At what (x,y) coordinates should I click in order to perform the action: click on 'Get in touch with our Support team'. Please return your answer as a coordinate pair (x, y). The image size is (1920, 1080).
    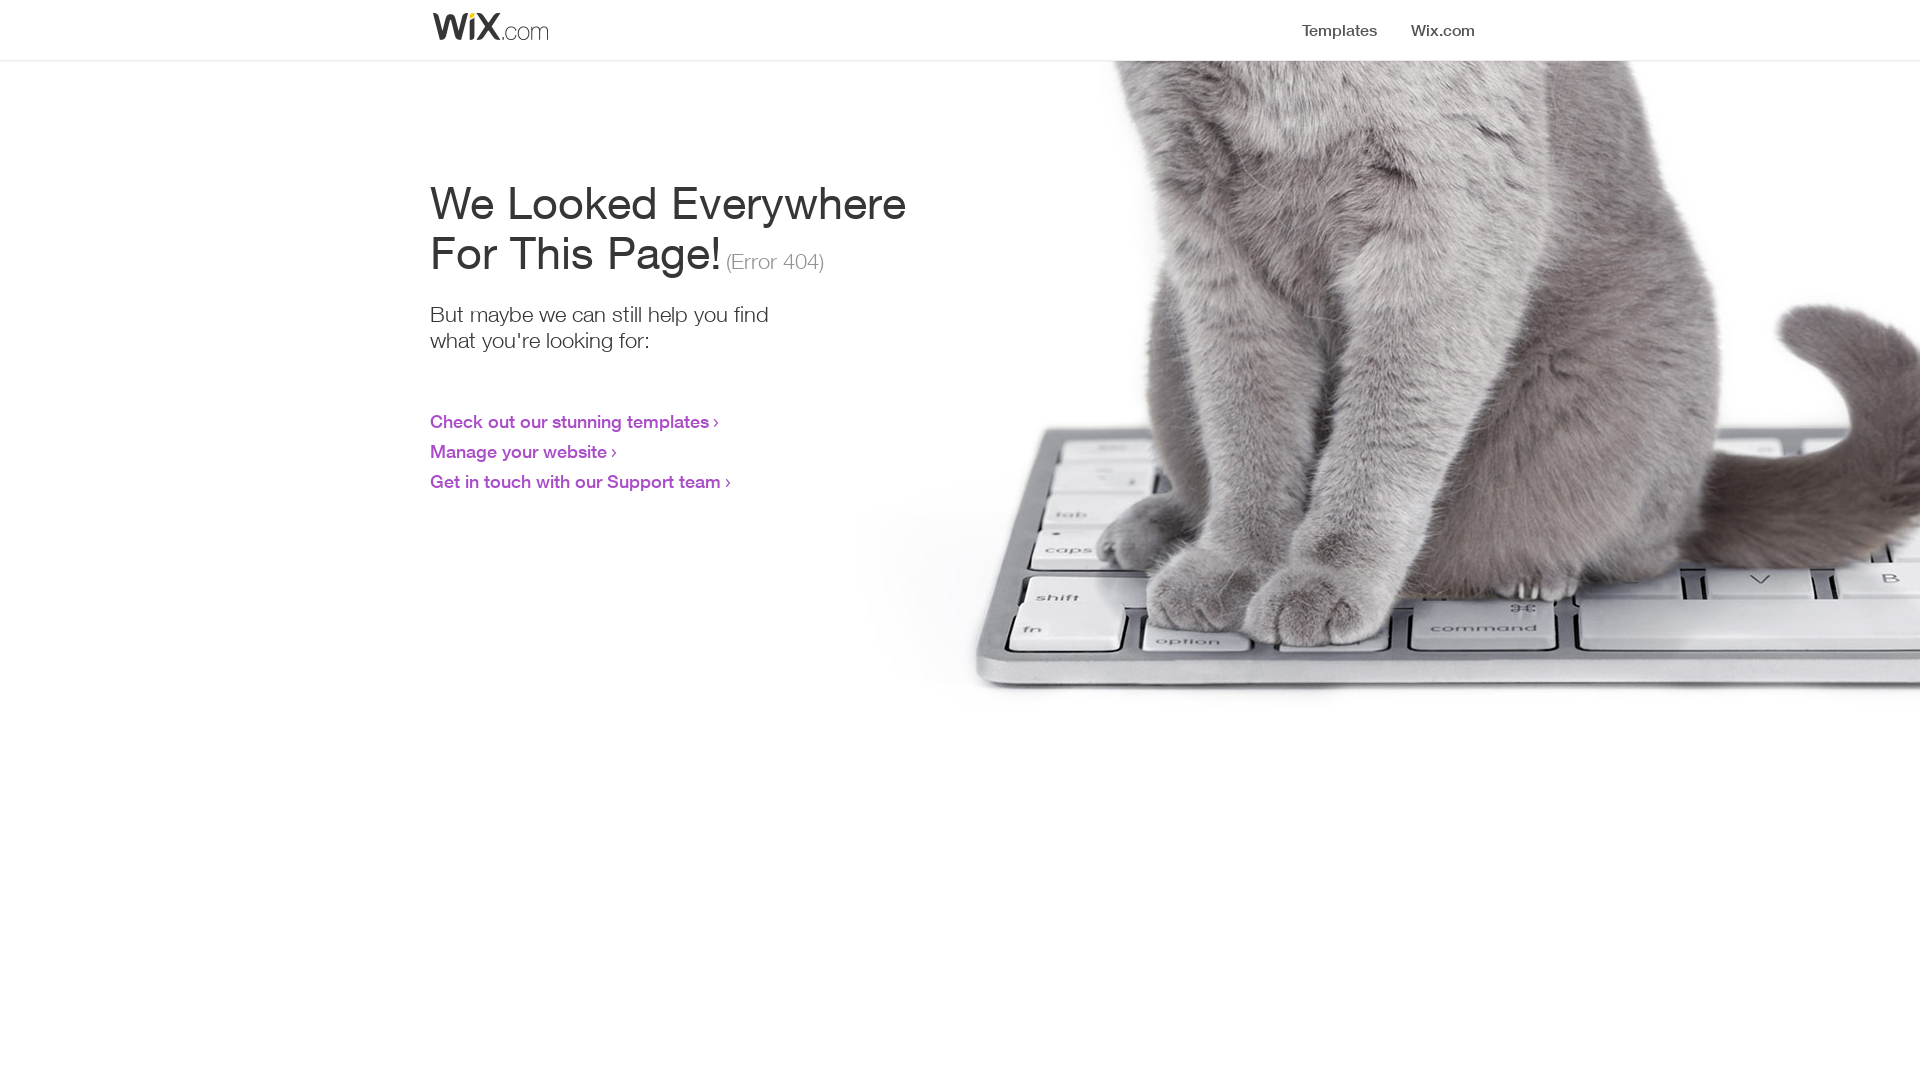
    Looking at the image, I should click on (574, 481).